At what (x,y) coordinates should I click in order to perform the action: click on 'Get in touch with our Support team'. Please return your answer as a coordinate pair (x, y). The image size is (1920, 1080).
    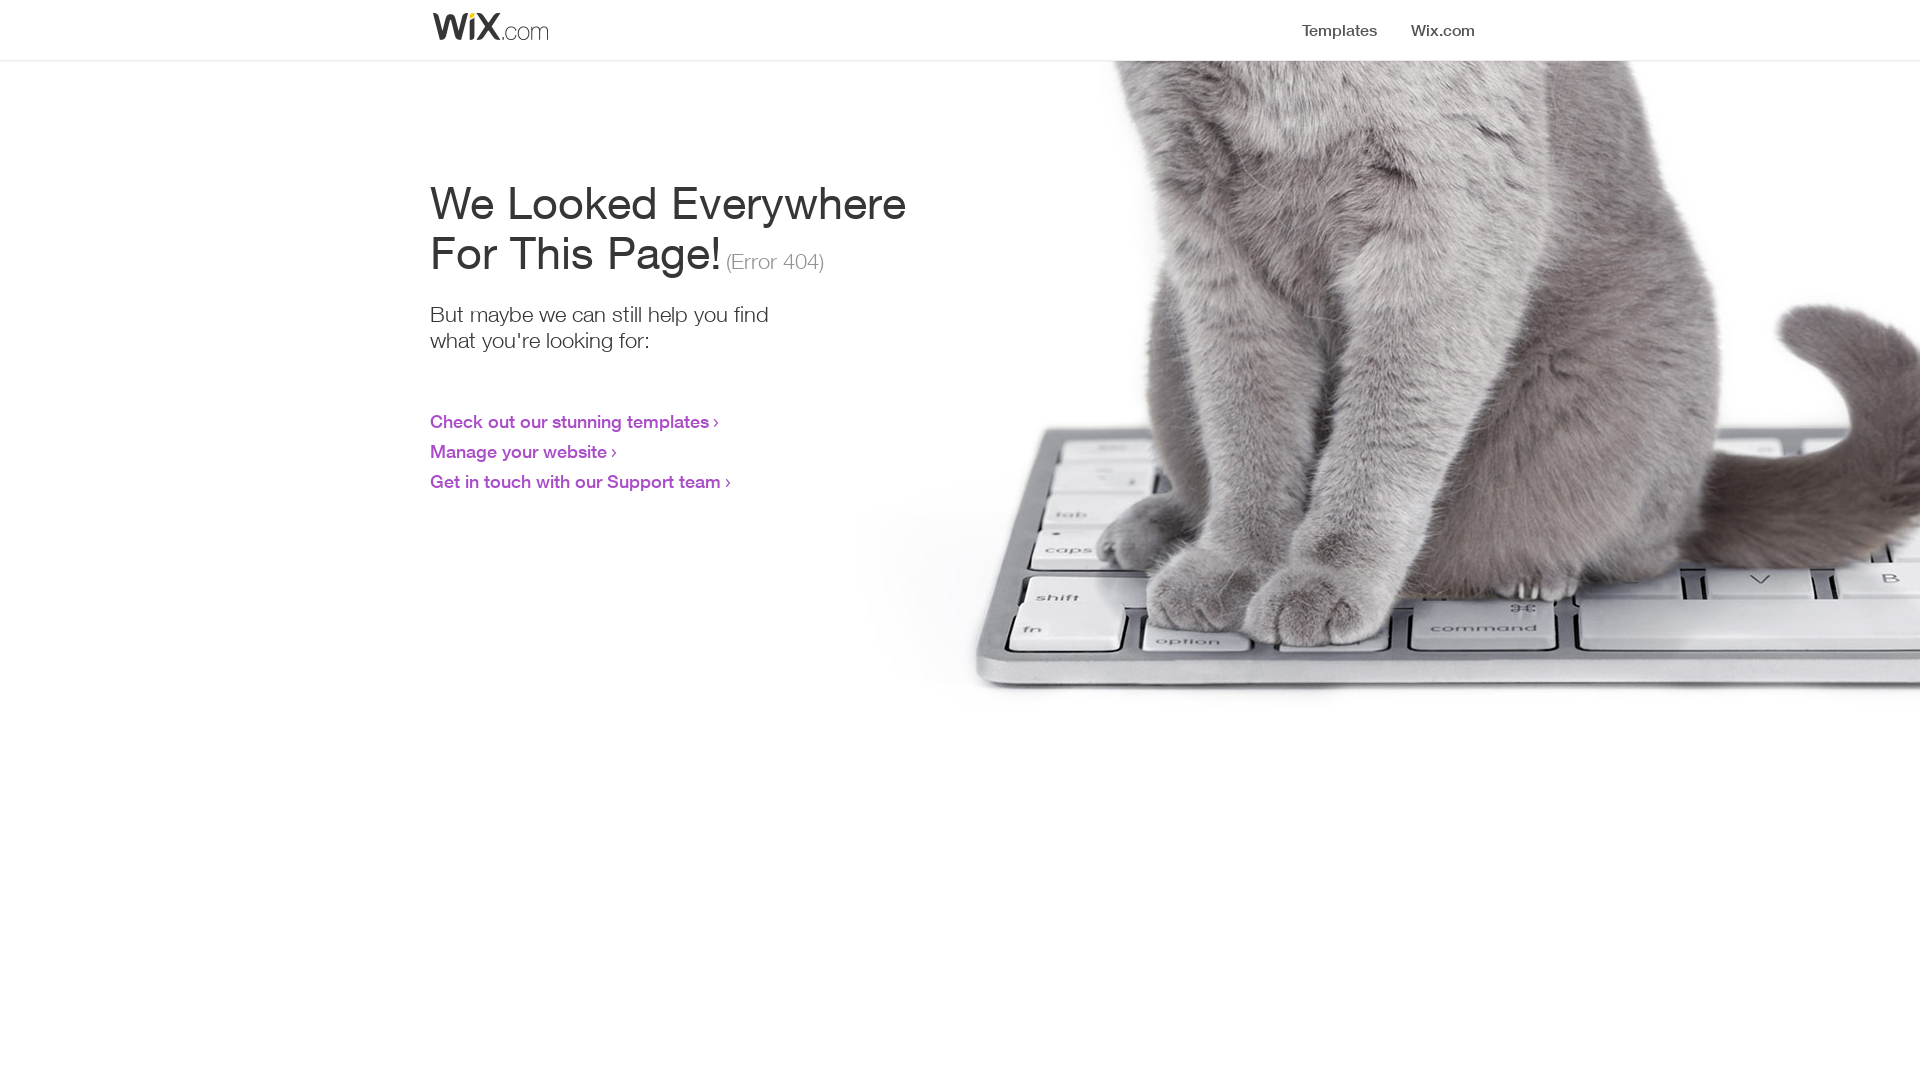
    Looking at the image, I should click on (574, 481).